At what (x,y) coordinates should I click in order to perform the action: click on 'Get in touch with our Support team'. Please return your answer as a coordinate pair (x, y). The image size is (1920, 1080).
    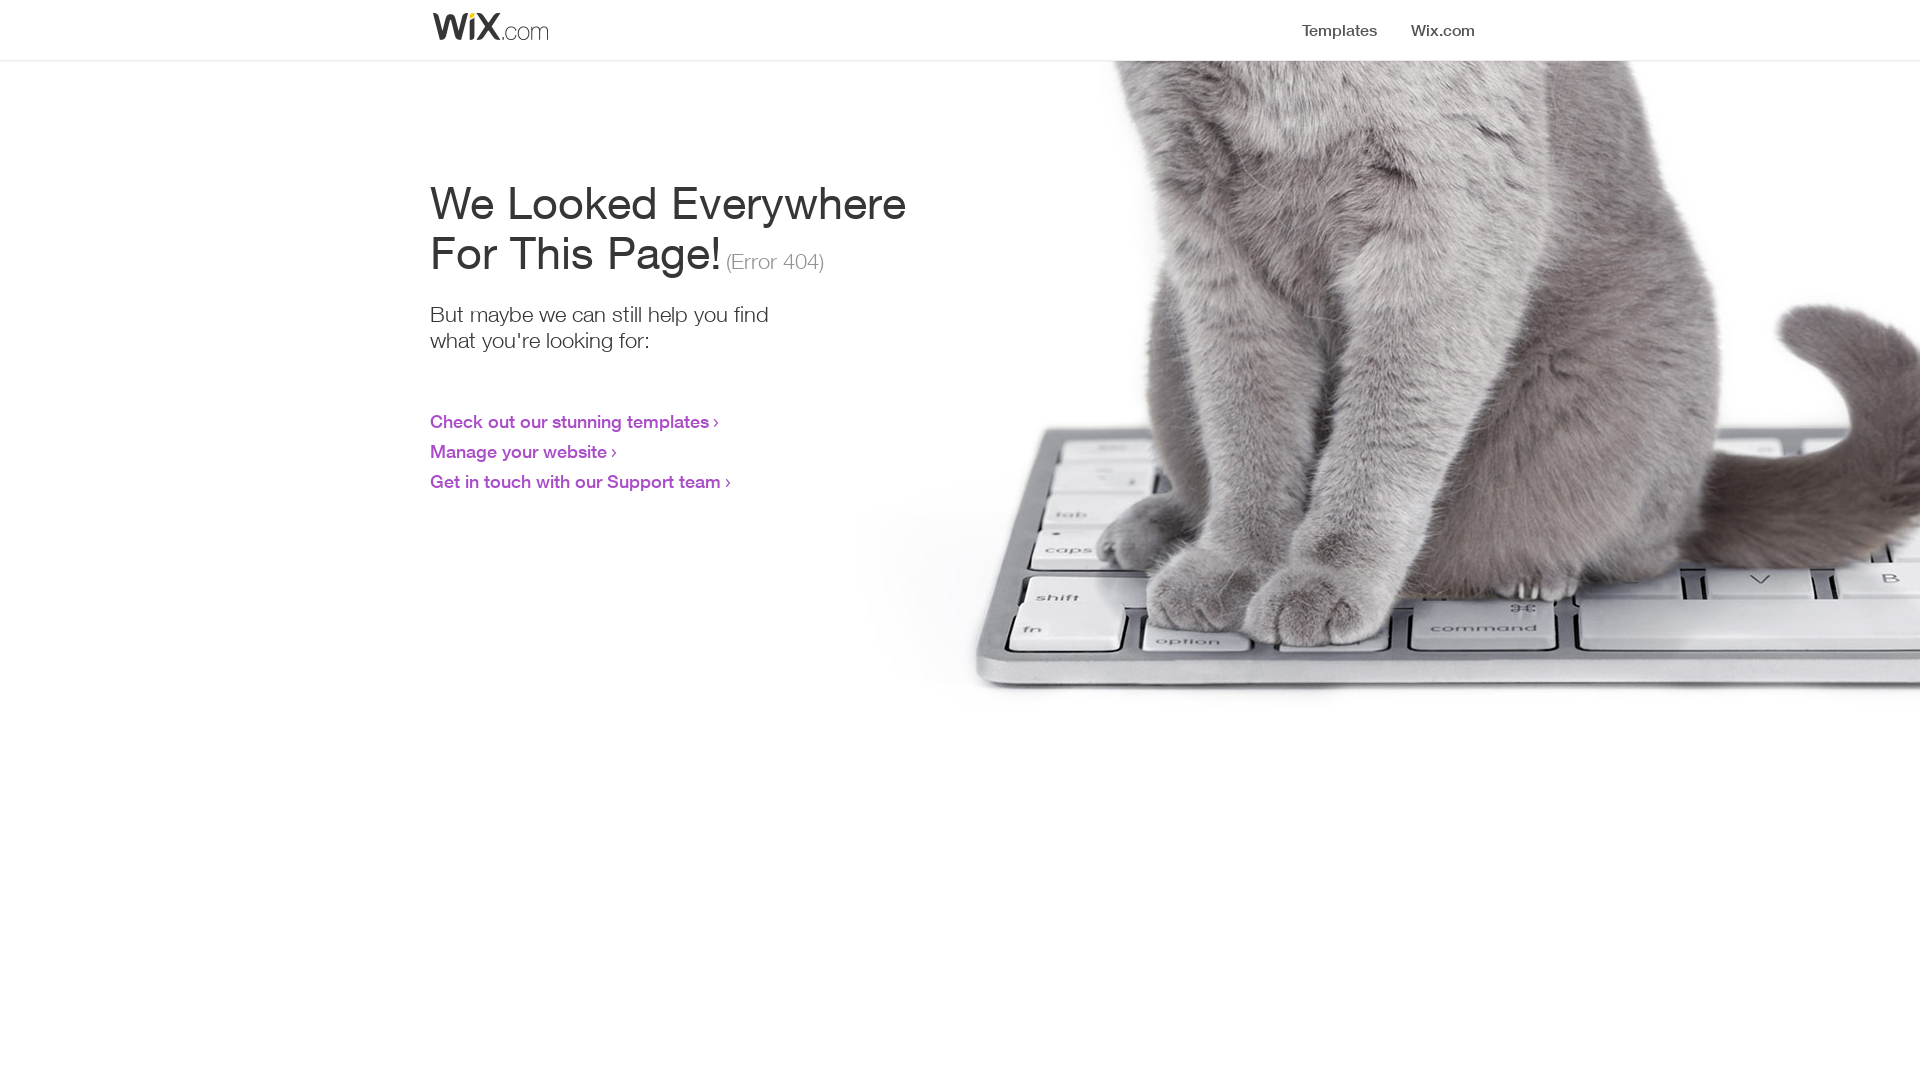
    Looking at the image, I should click on (574, 481).